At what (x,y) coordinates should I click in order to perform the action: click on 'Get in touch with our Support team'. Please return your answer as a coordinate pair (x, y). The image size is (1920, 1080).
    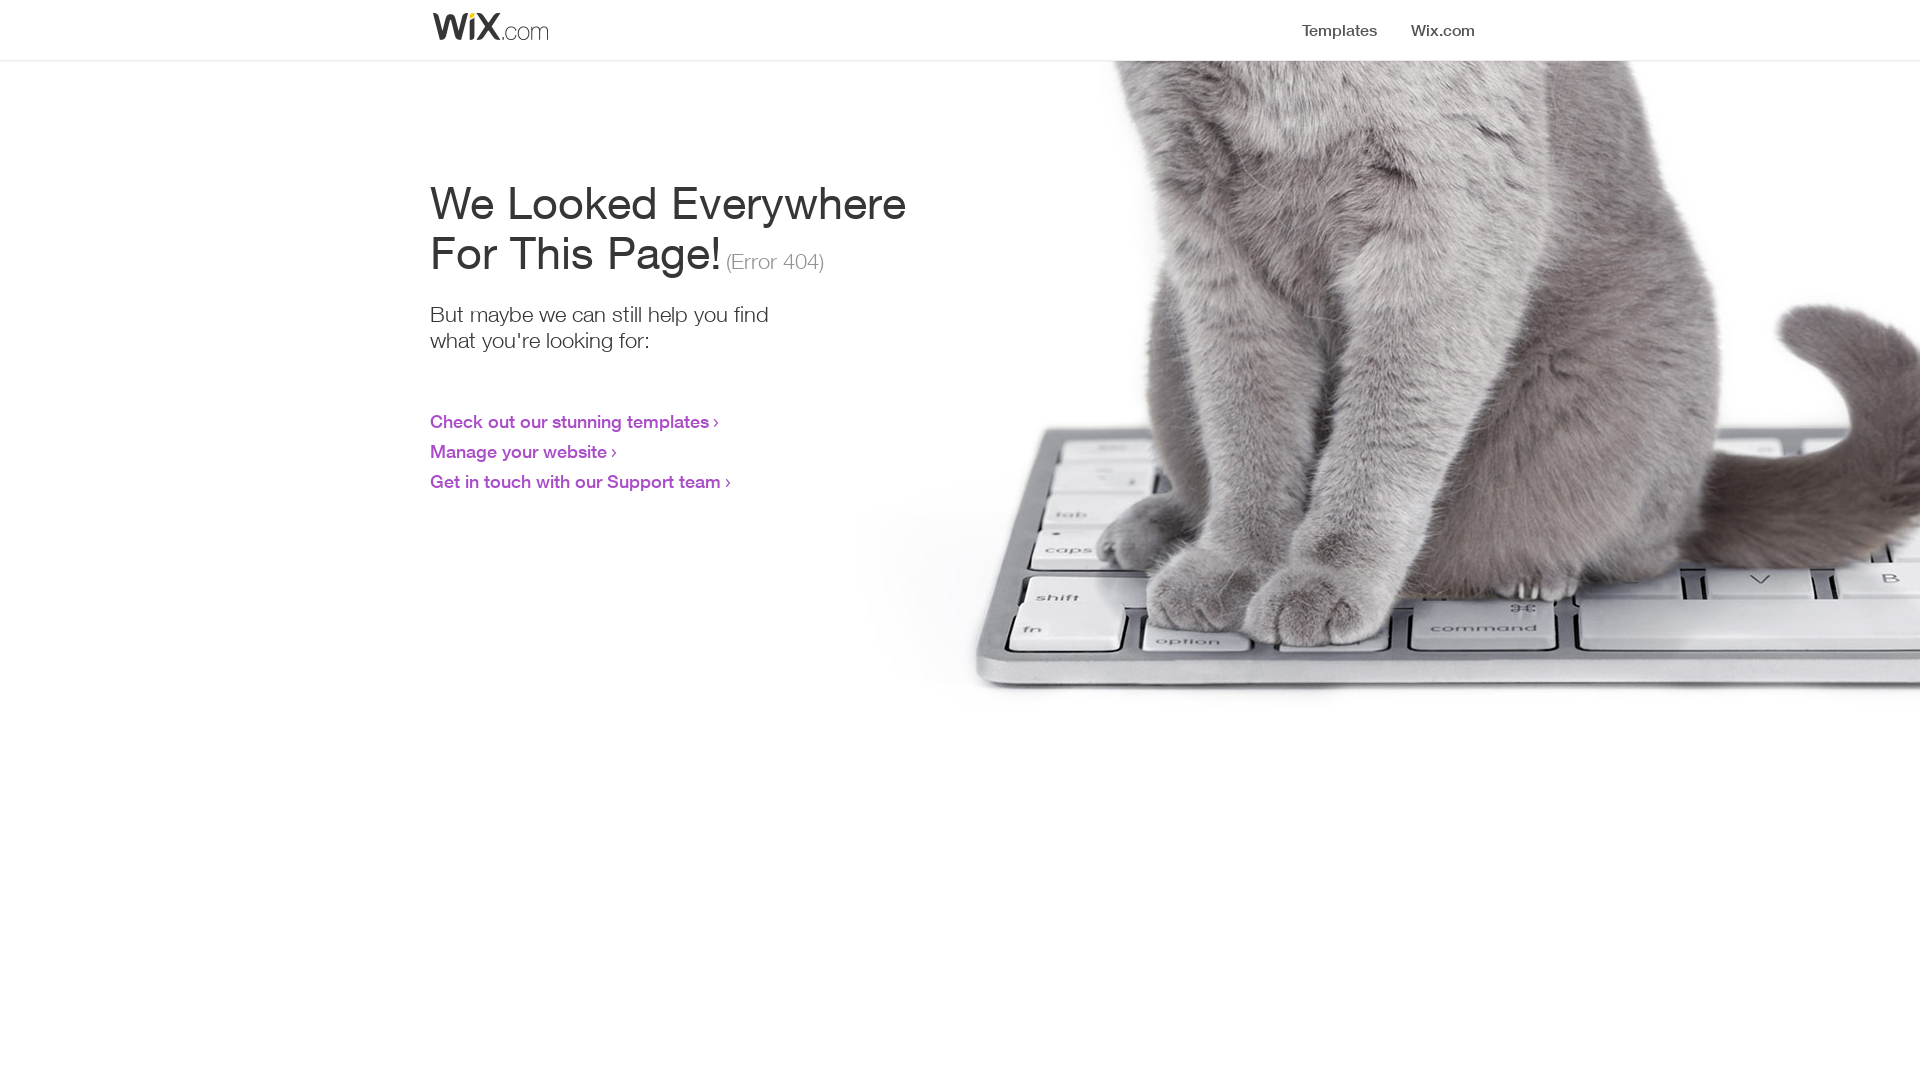
    Looking at the image, I should click on (574, 481).